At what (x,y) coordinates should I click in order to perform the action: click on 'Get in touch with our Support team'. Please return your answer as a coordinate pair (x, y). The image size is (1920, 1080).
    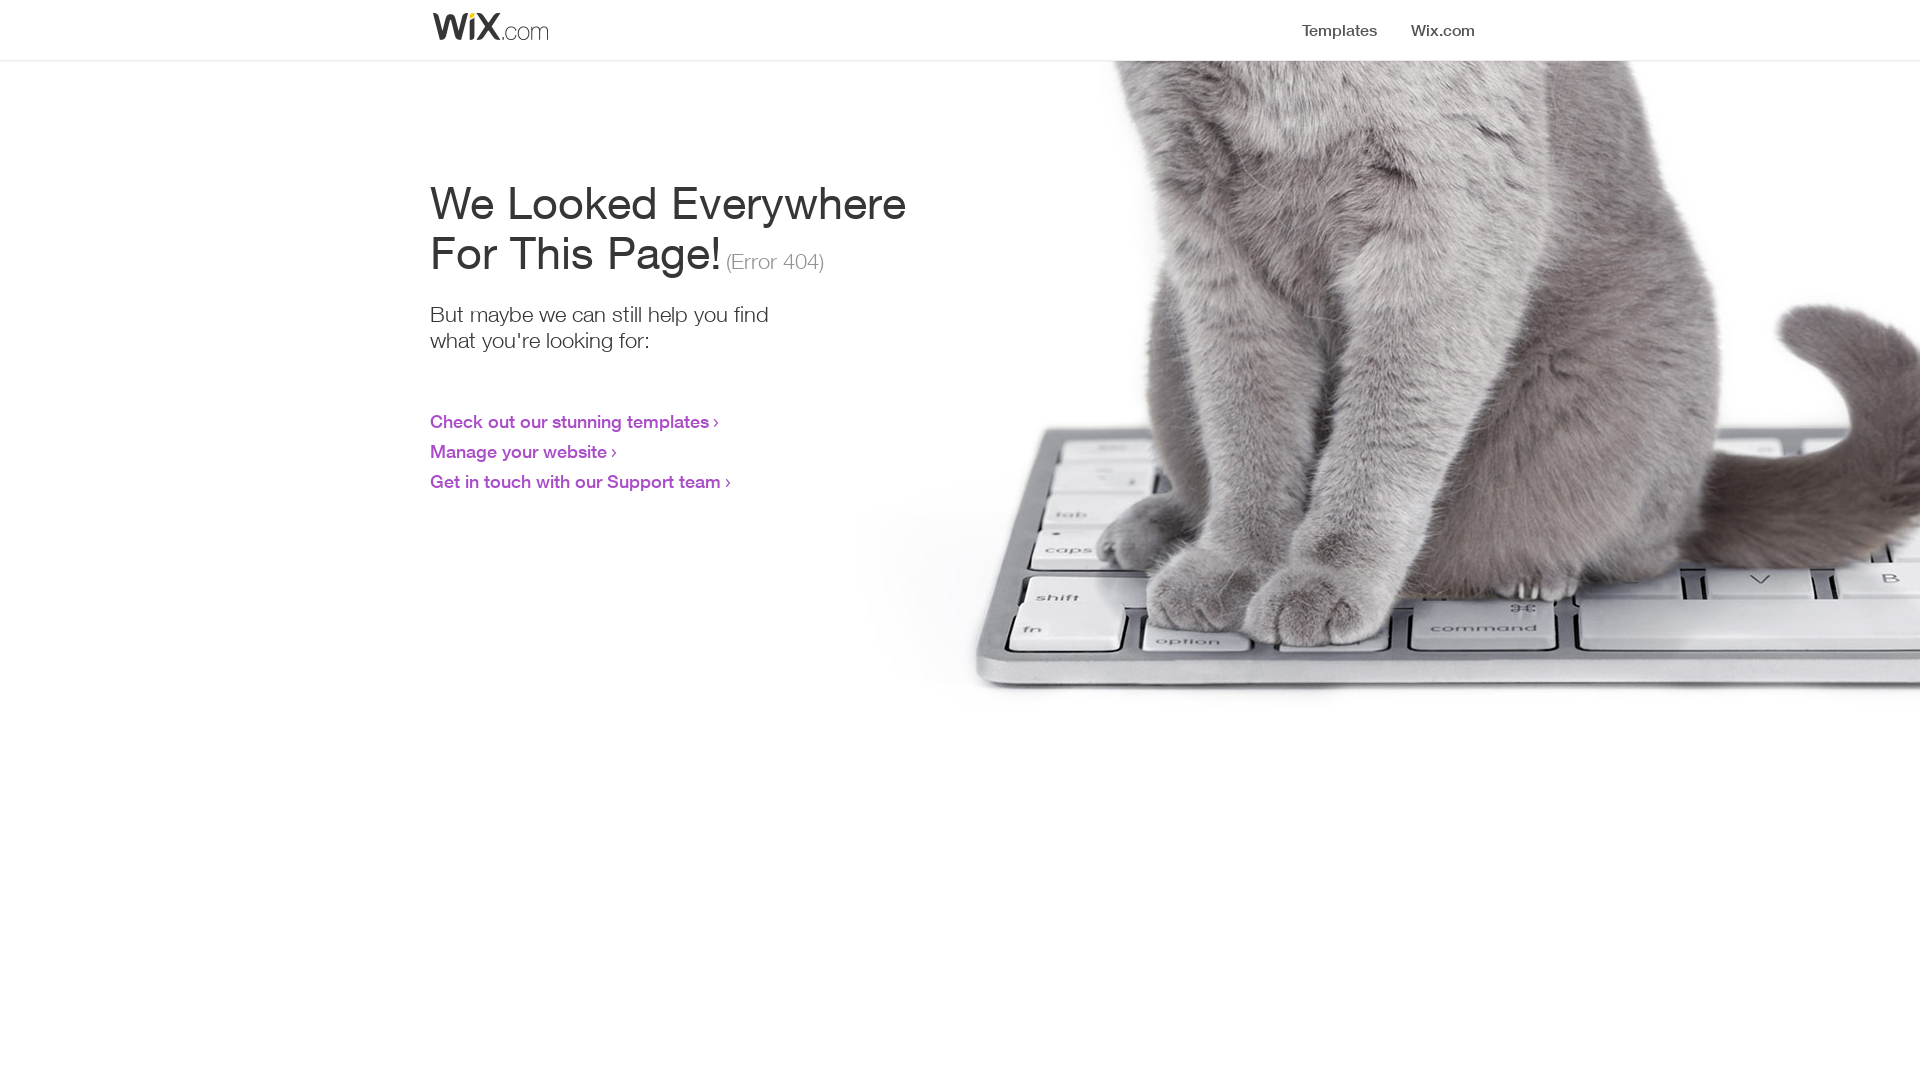
    Looking at the image, I should click on (574, 481).